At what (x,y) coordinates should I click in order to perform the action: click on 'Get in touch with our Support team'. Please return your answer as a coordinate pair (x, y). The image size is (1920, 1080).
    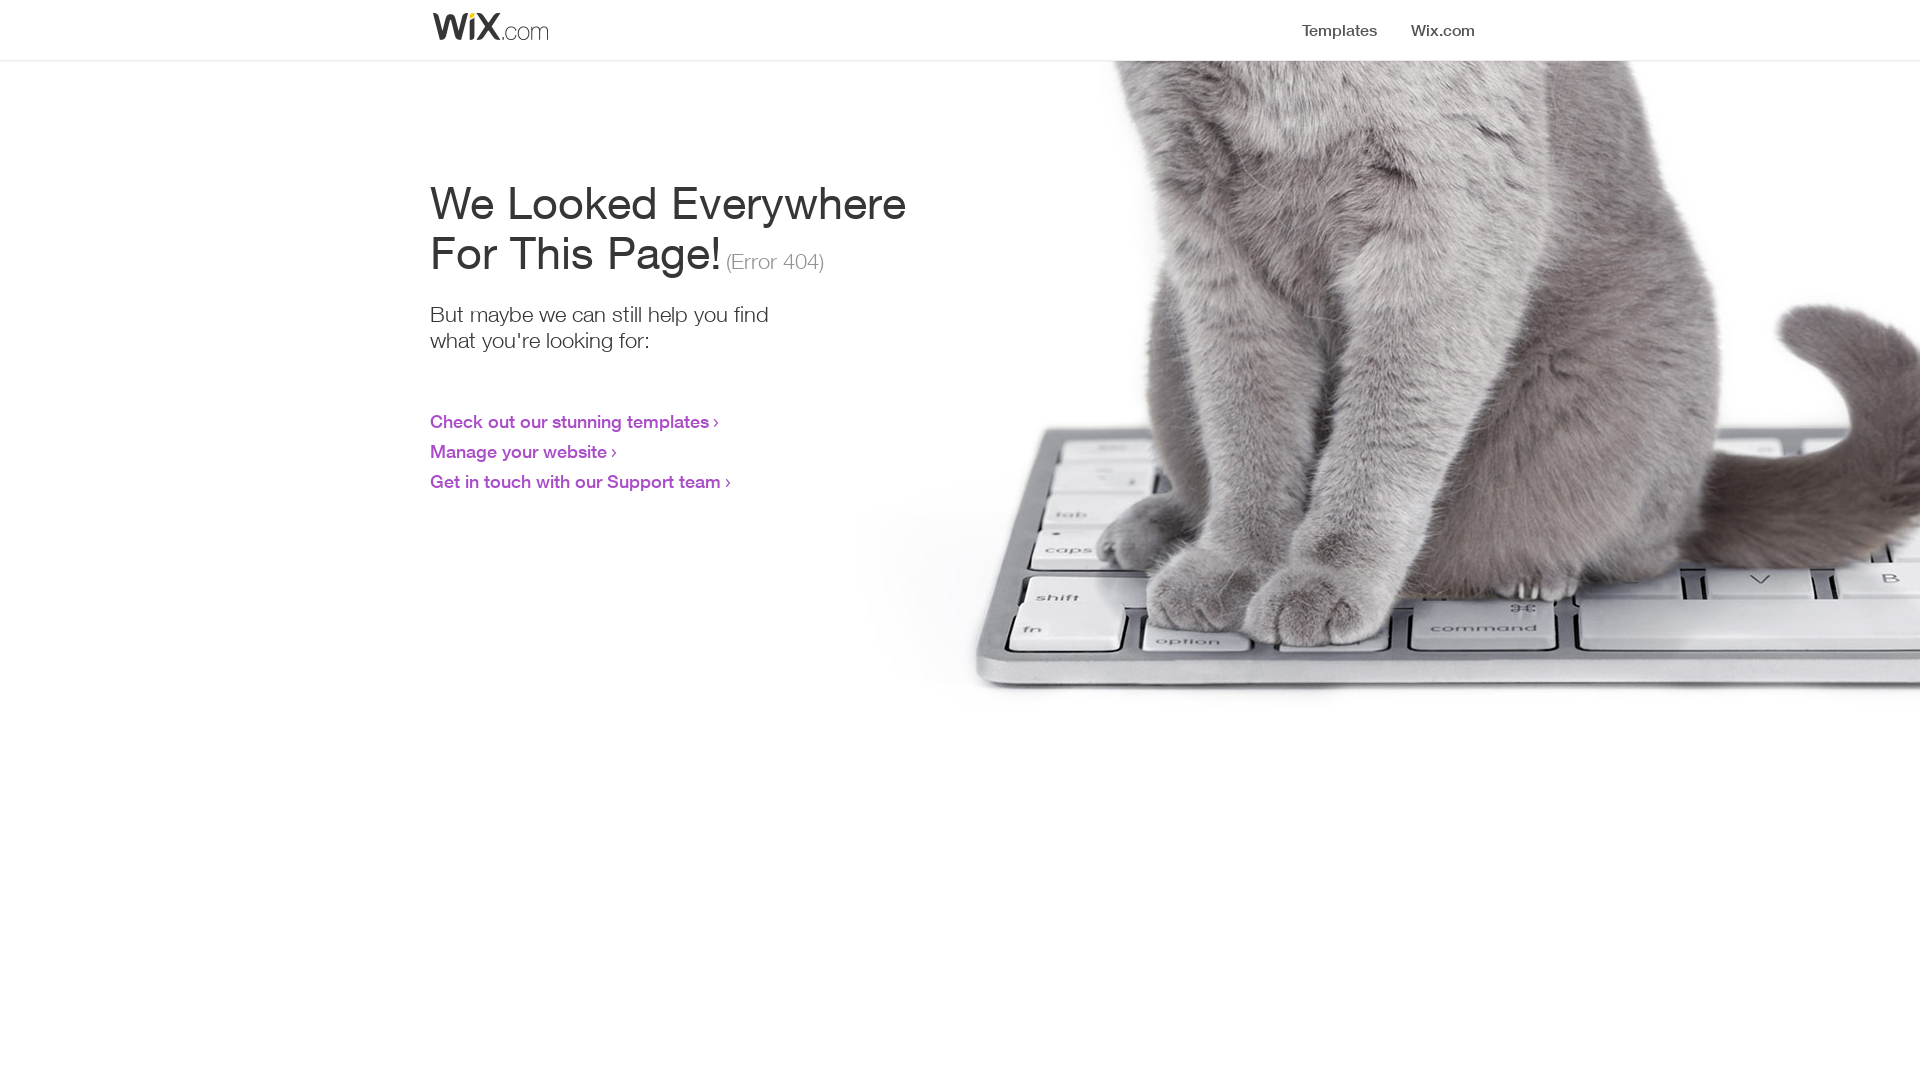
    Looking at the image, I should click on (574, 481).